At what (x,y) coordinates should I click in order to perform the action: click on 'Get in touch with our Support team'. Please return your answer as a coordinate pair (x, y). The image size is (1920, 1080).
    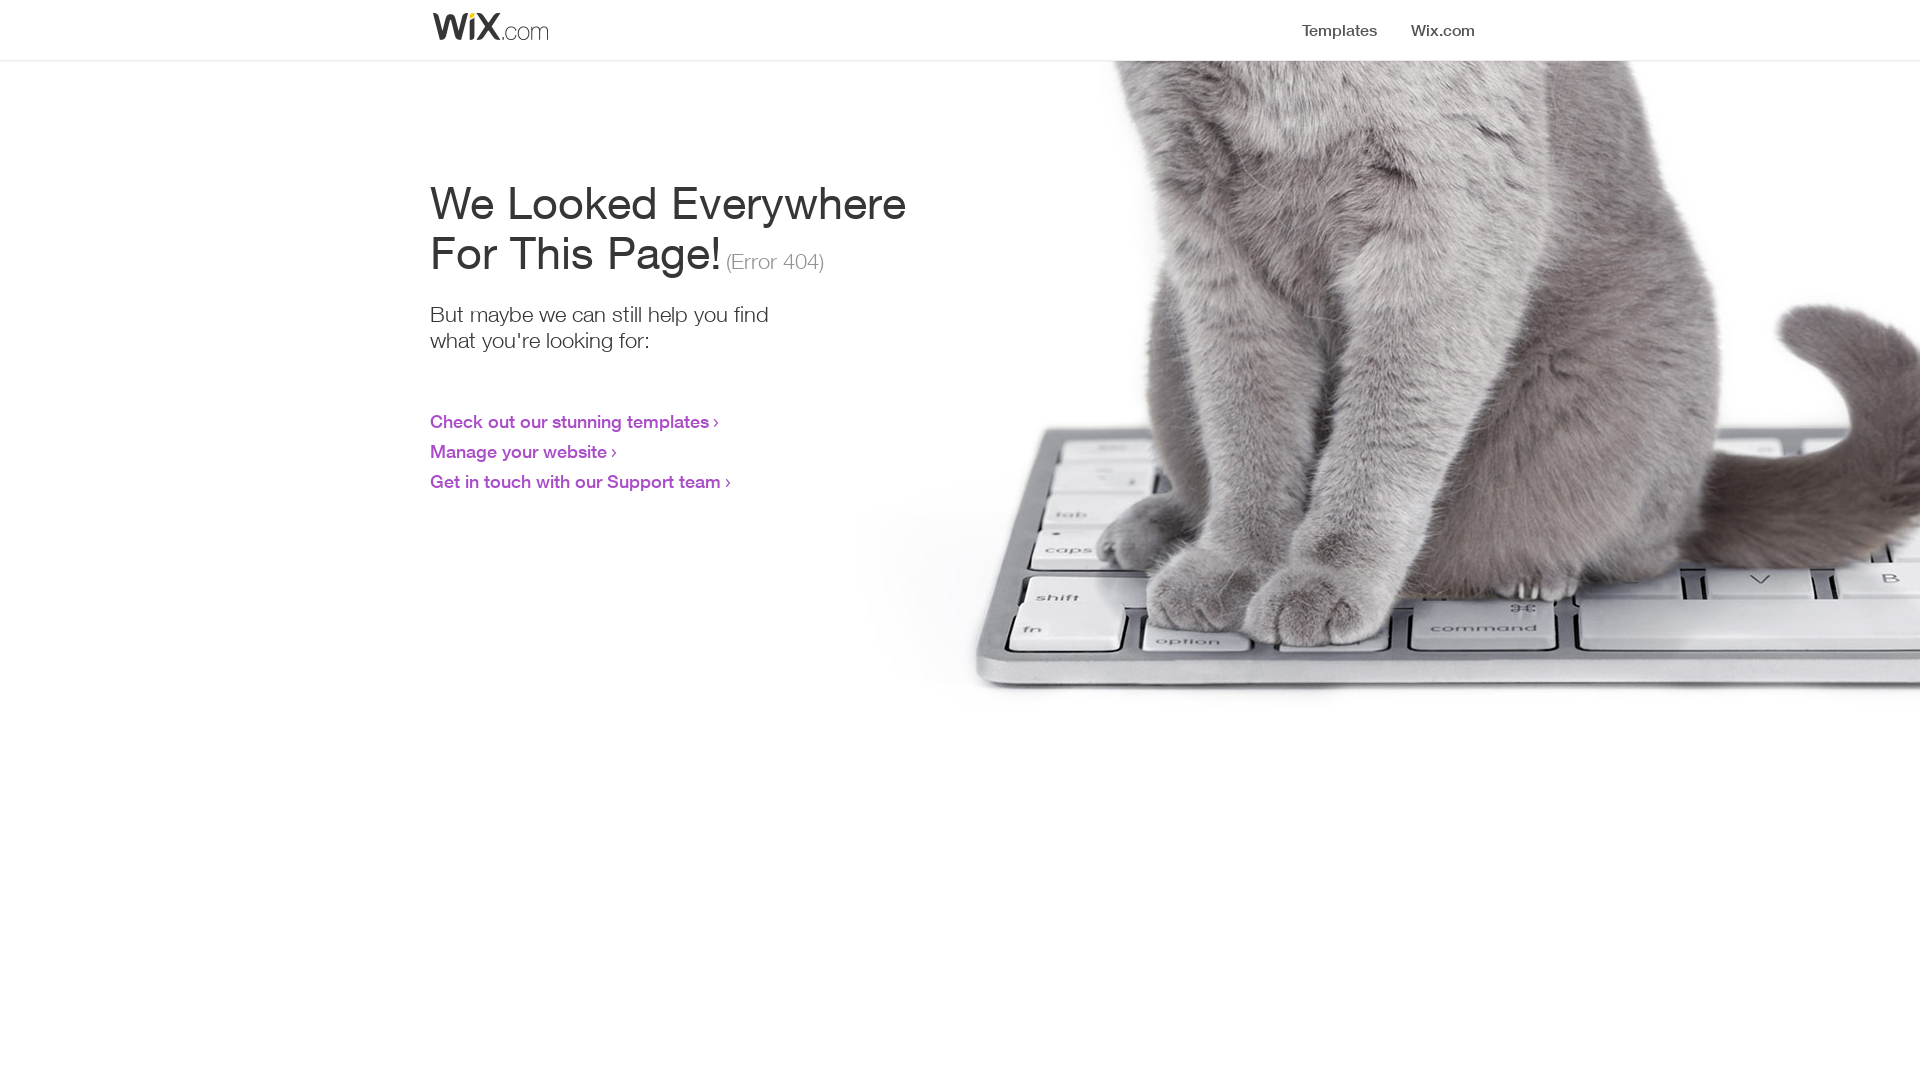
    Looking at the image, I should click on (574, 481).